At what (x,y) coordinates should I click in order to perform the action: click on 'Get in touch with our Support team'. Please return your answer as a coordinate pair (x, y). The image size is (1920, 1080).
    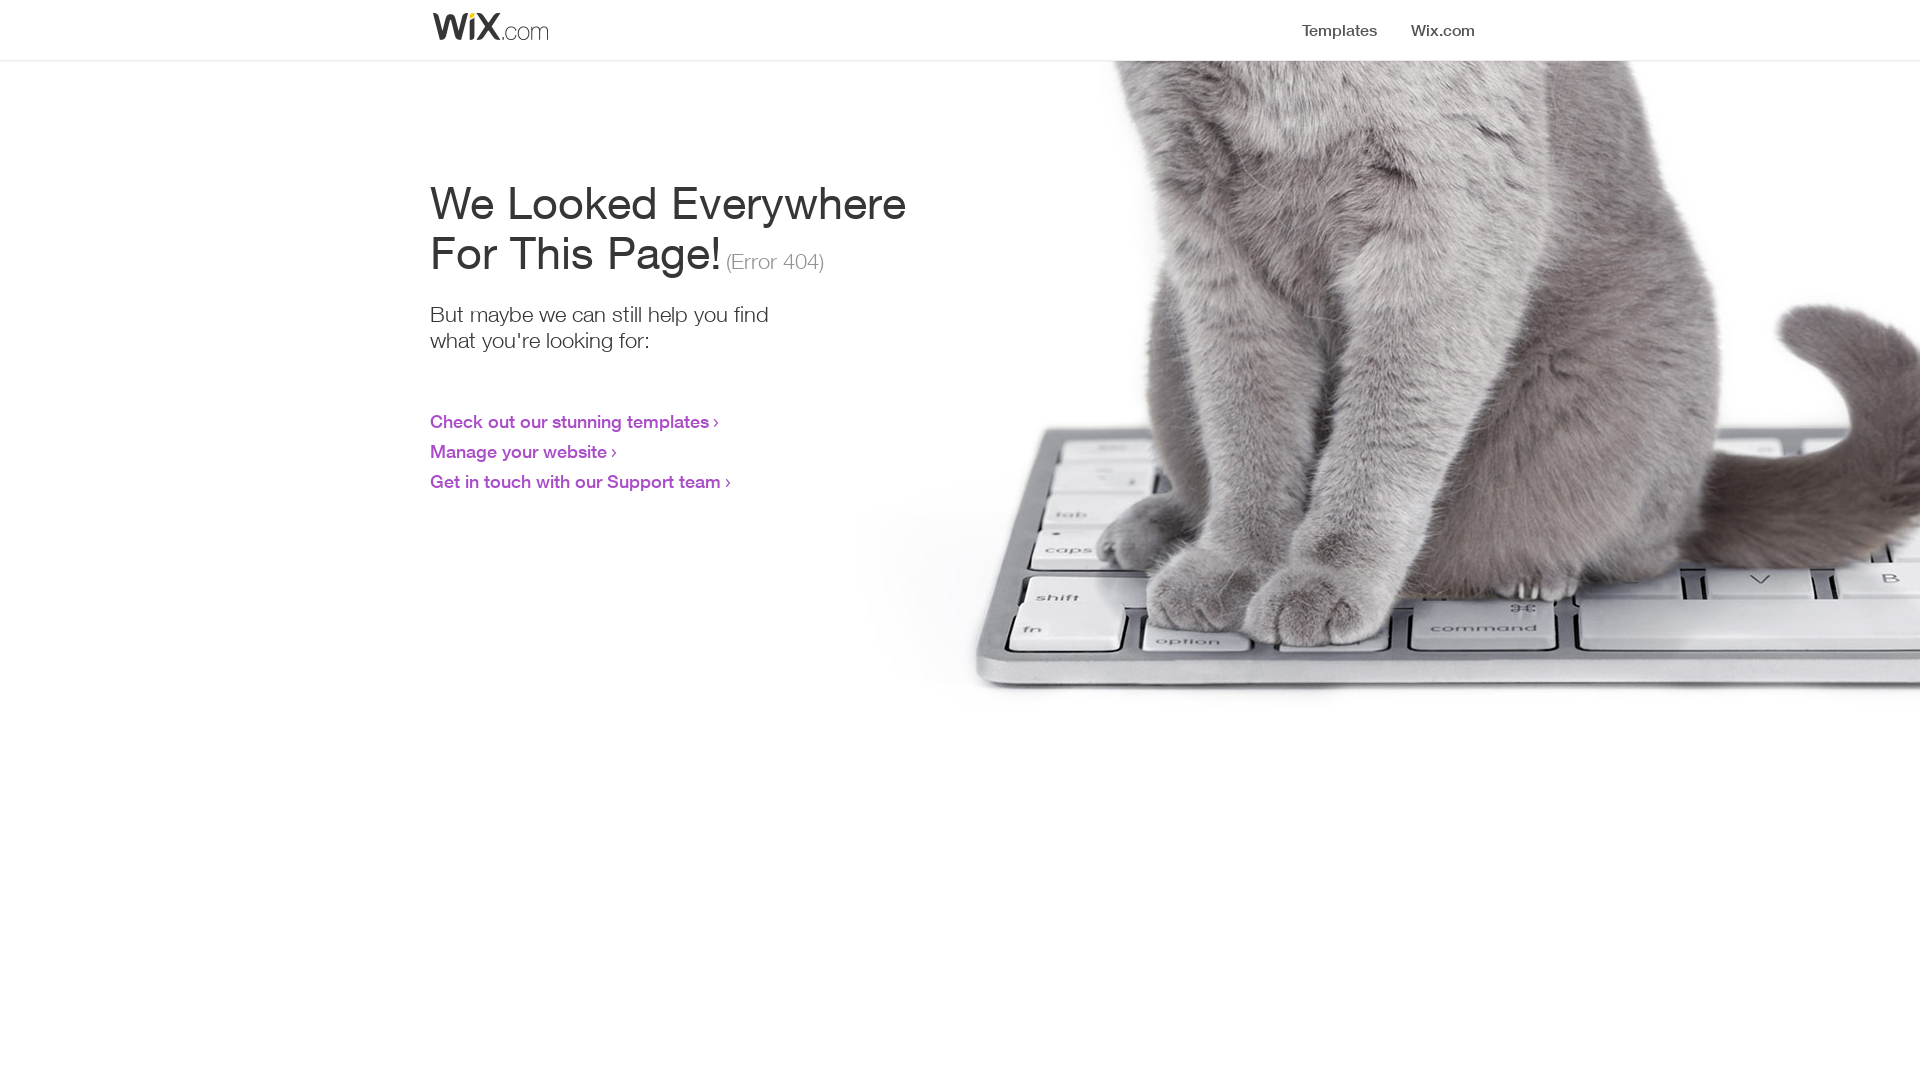
    Looking at the image, I should click on (574, 481).